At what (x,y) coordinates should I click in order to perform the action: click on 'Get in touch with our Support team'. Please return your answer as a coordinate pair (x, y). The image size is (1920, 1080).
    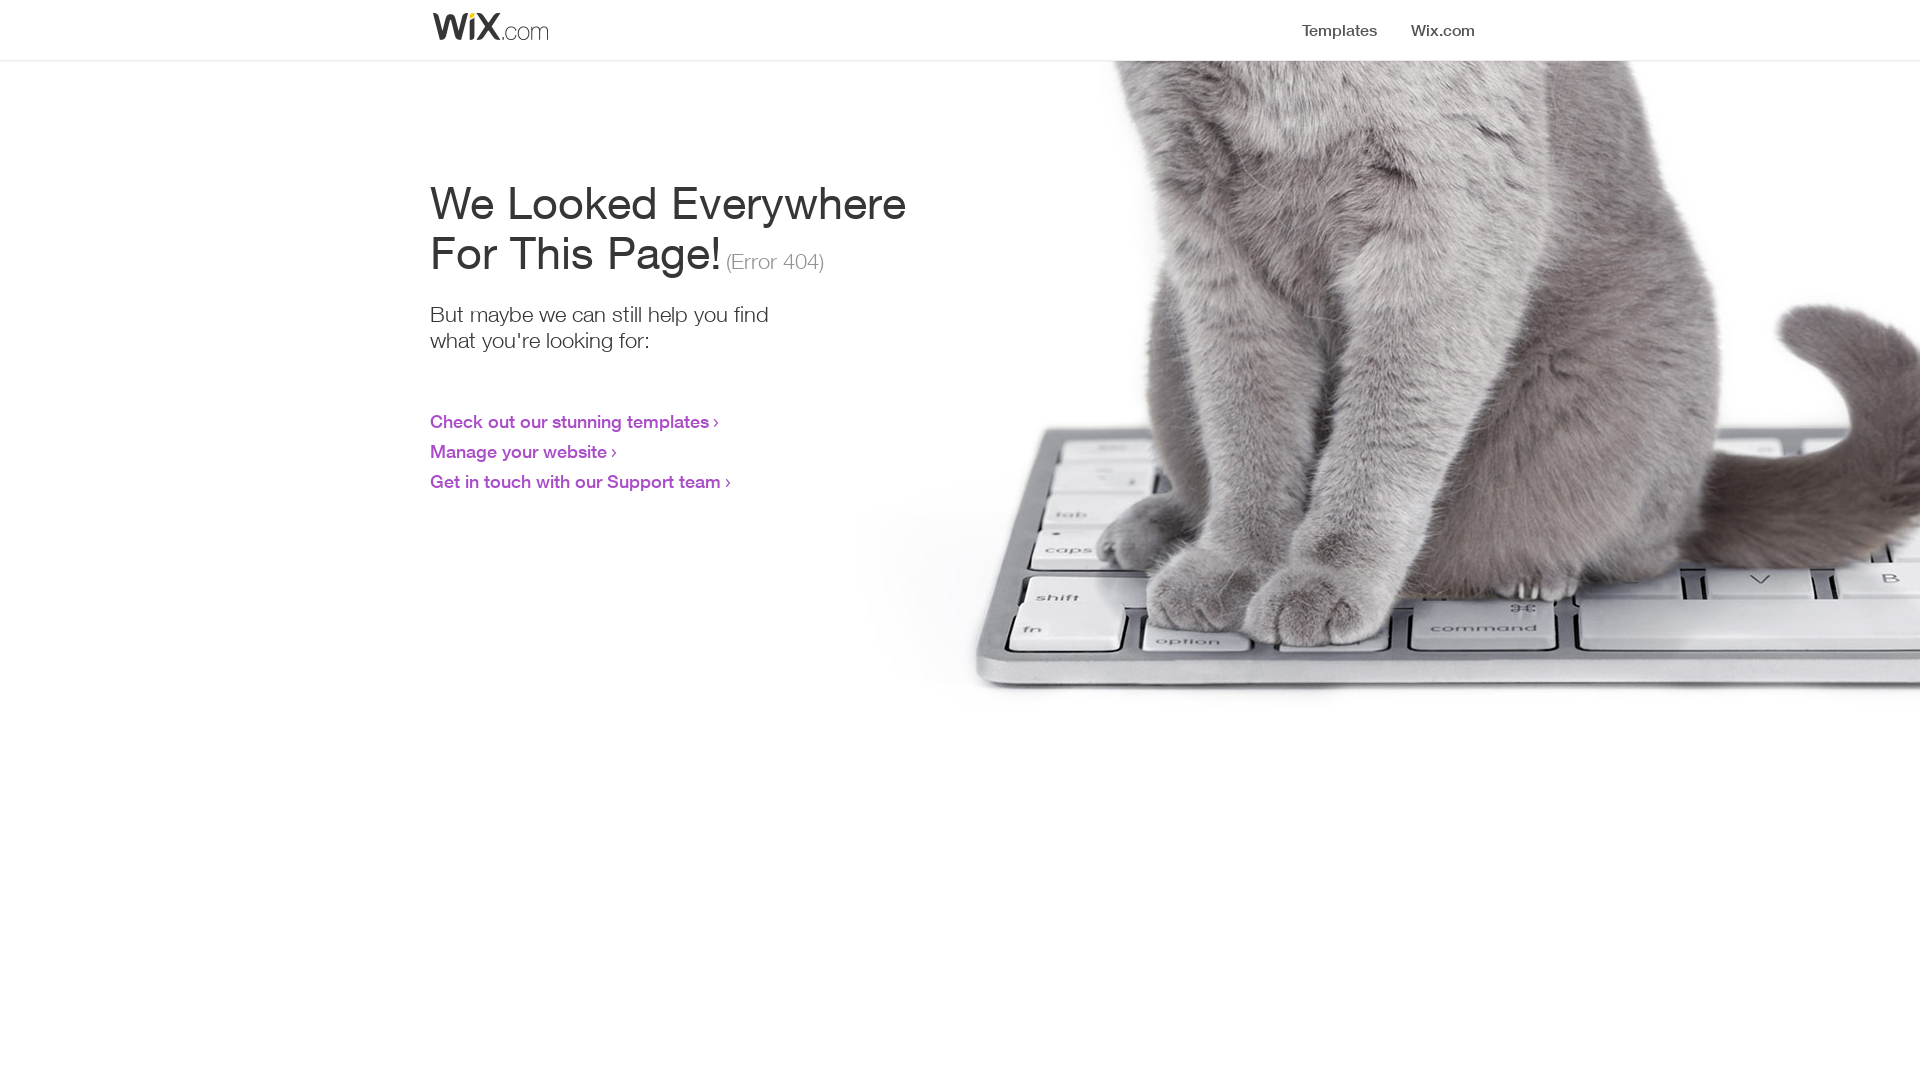
    Looking at the image, I should click on (574, 481).